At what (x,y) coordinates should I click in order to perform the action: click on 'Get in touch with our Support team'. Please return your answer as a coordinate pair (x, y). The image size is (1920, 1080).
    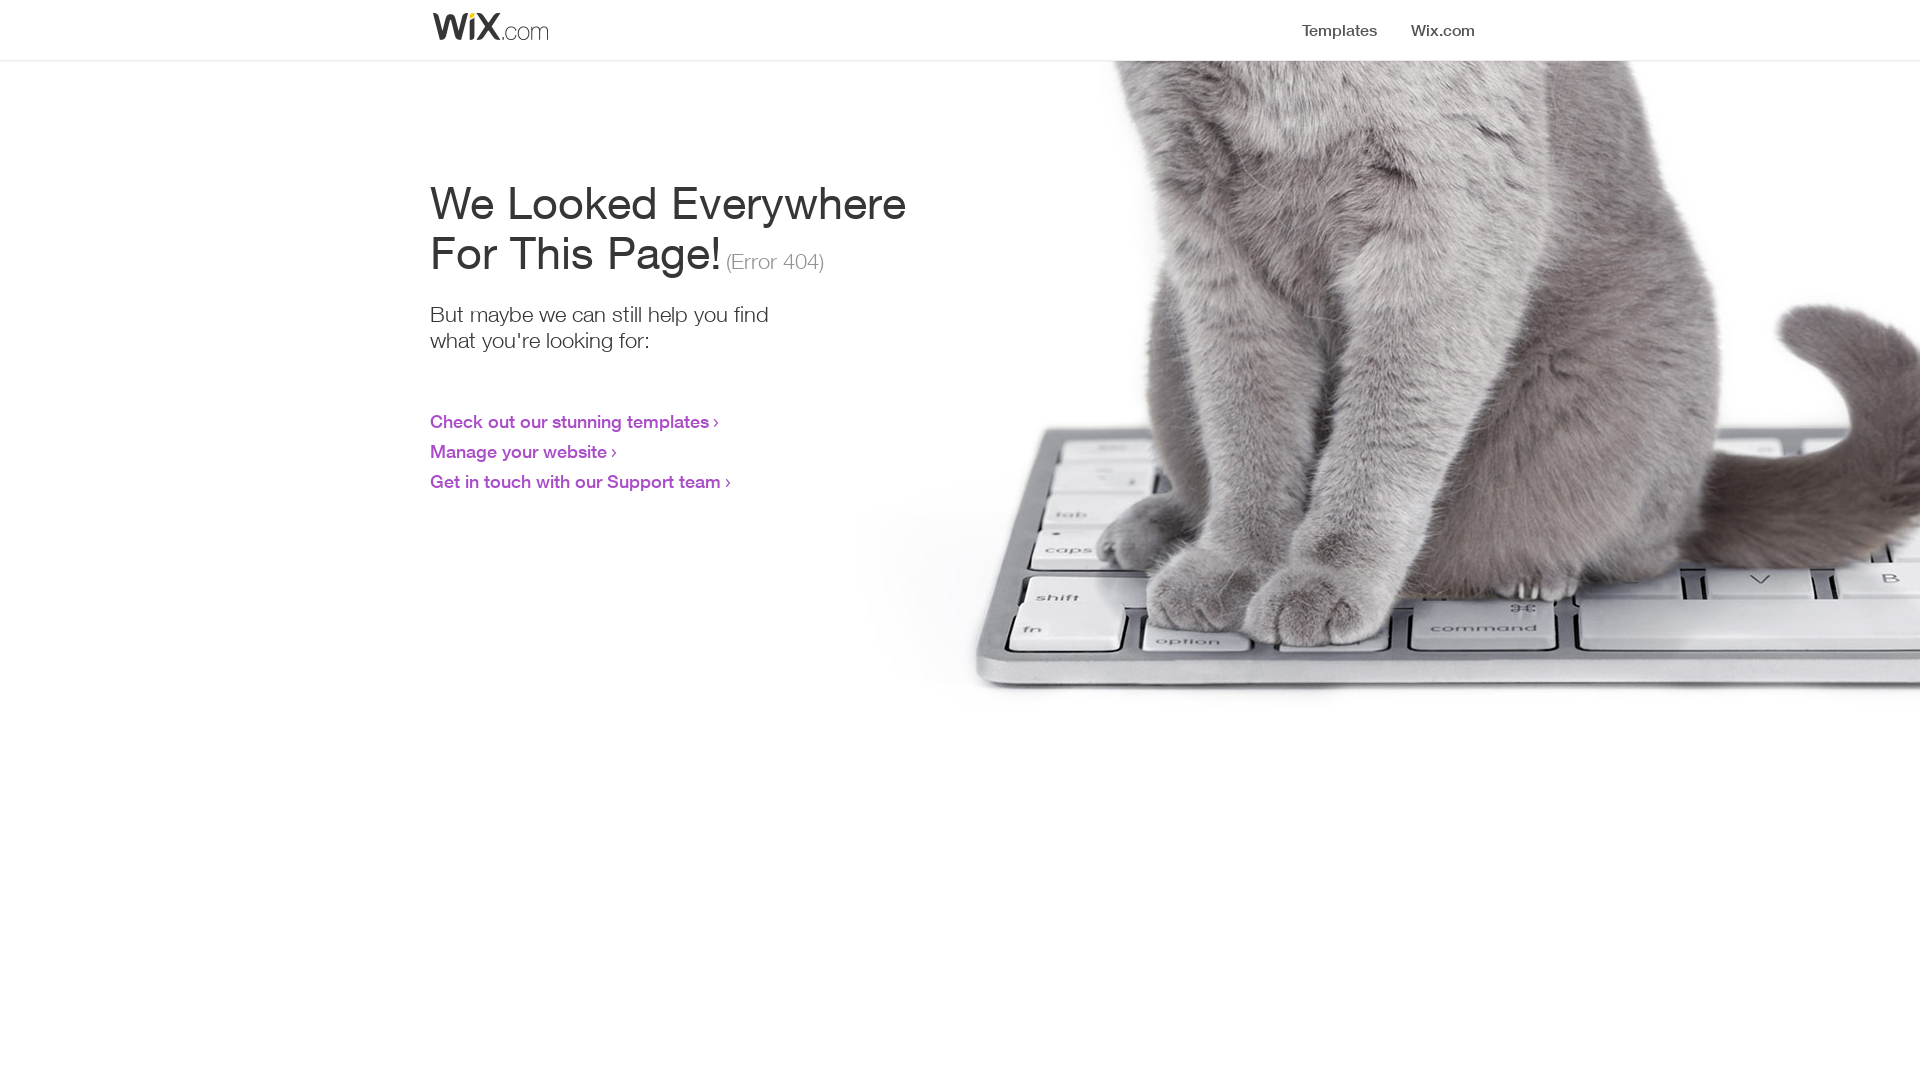
    Looking at the image, I should click on (574, 481).